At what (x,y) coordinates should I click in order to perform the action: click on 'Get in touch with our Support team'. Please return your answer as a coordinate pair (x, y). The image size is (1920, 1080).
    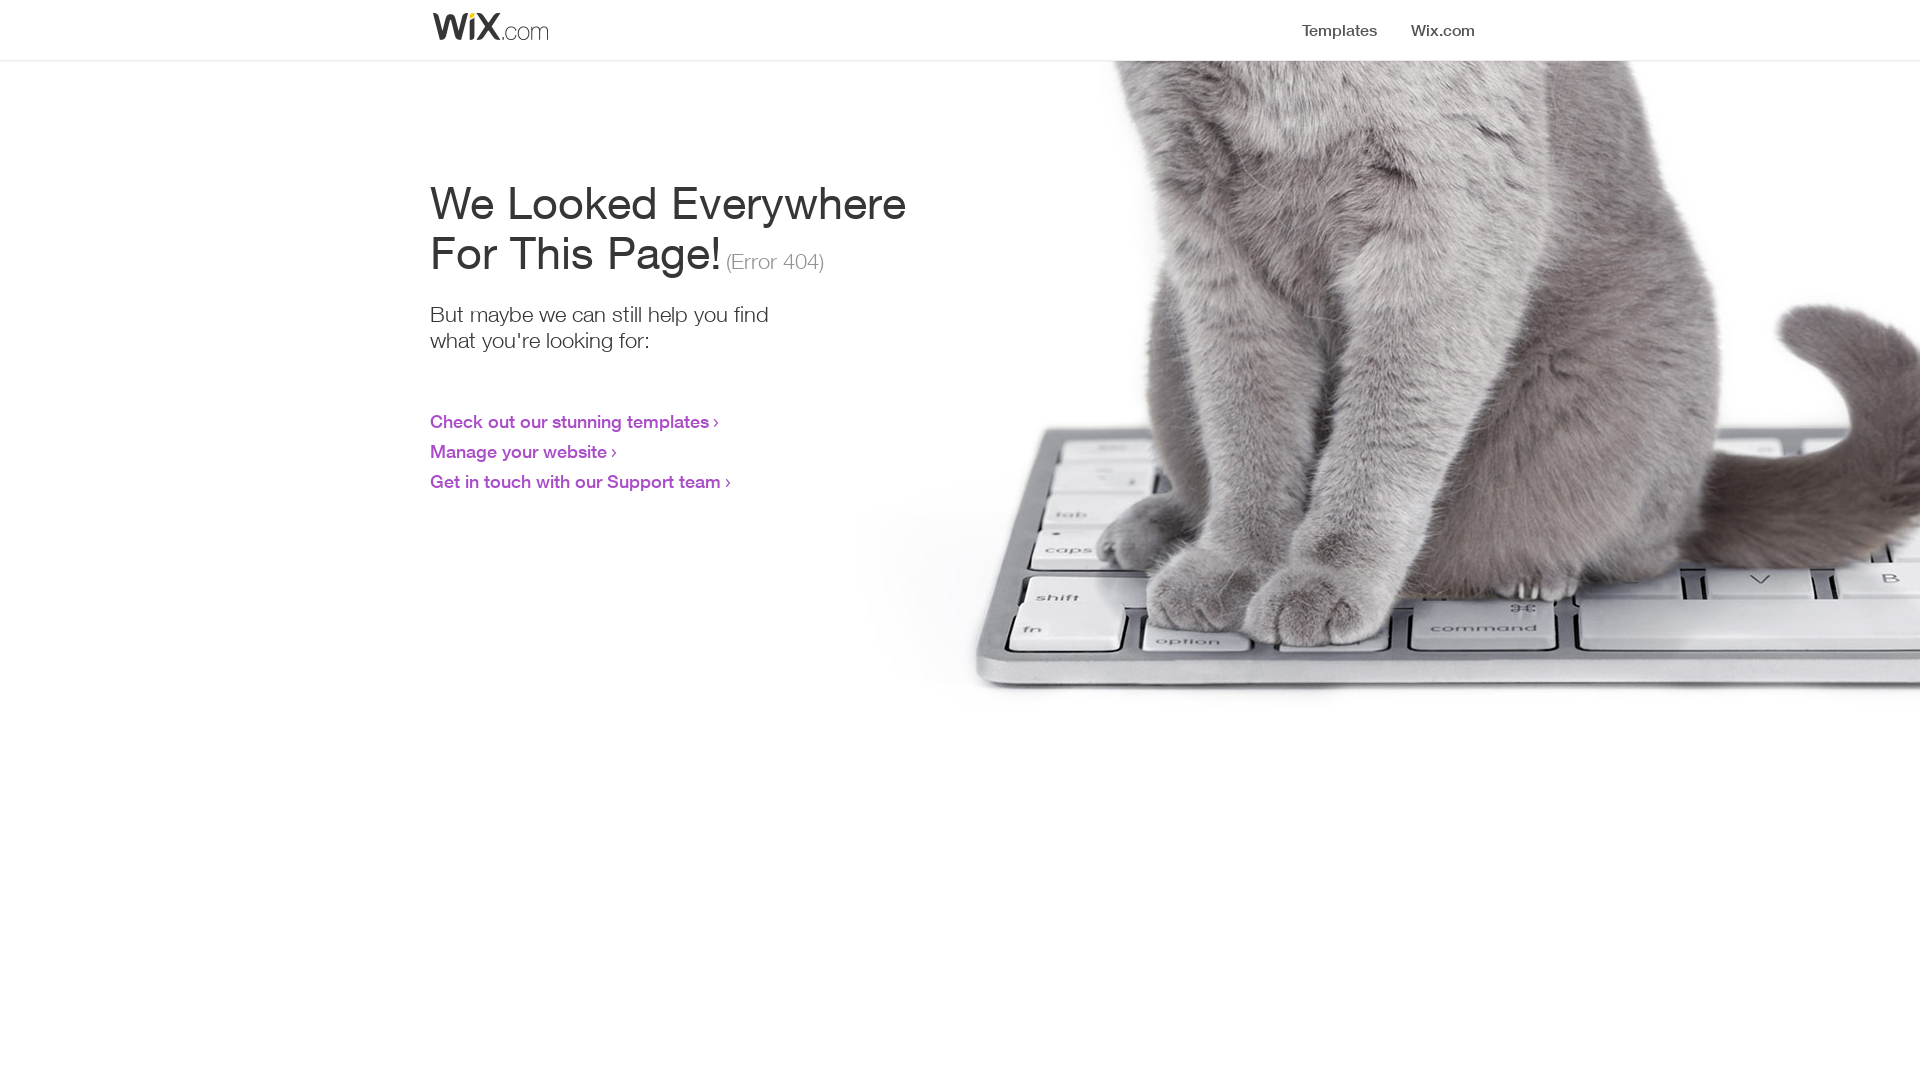
    Looking at the image, I should click on (574, 481).